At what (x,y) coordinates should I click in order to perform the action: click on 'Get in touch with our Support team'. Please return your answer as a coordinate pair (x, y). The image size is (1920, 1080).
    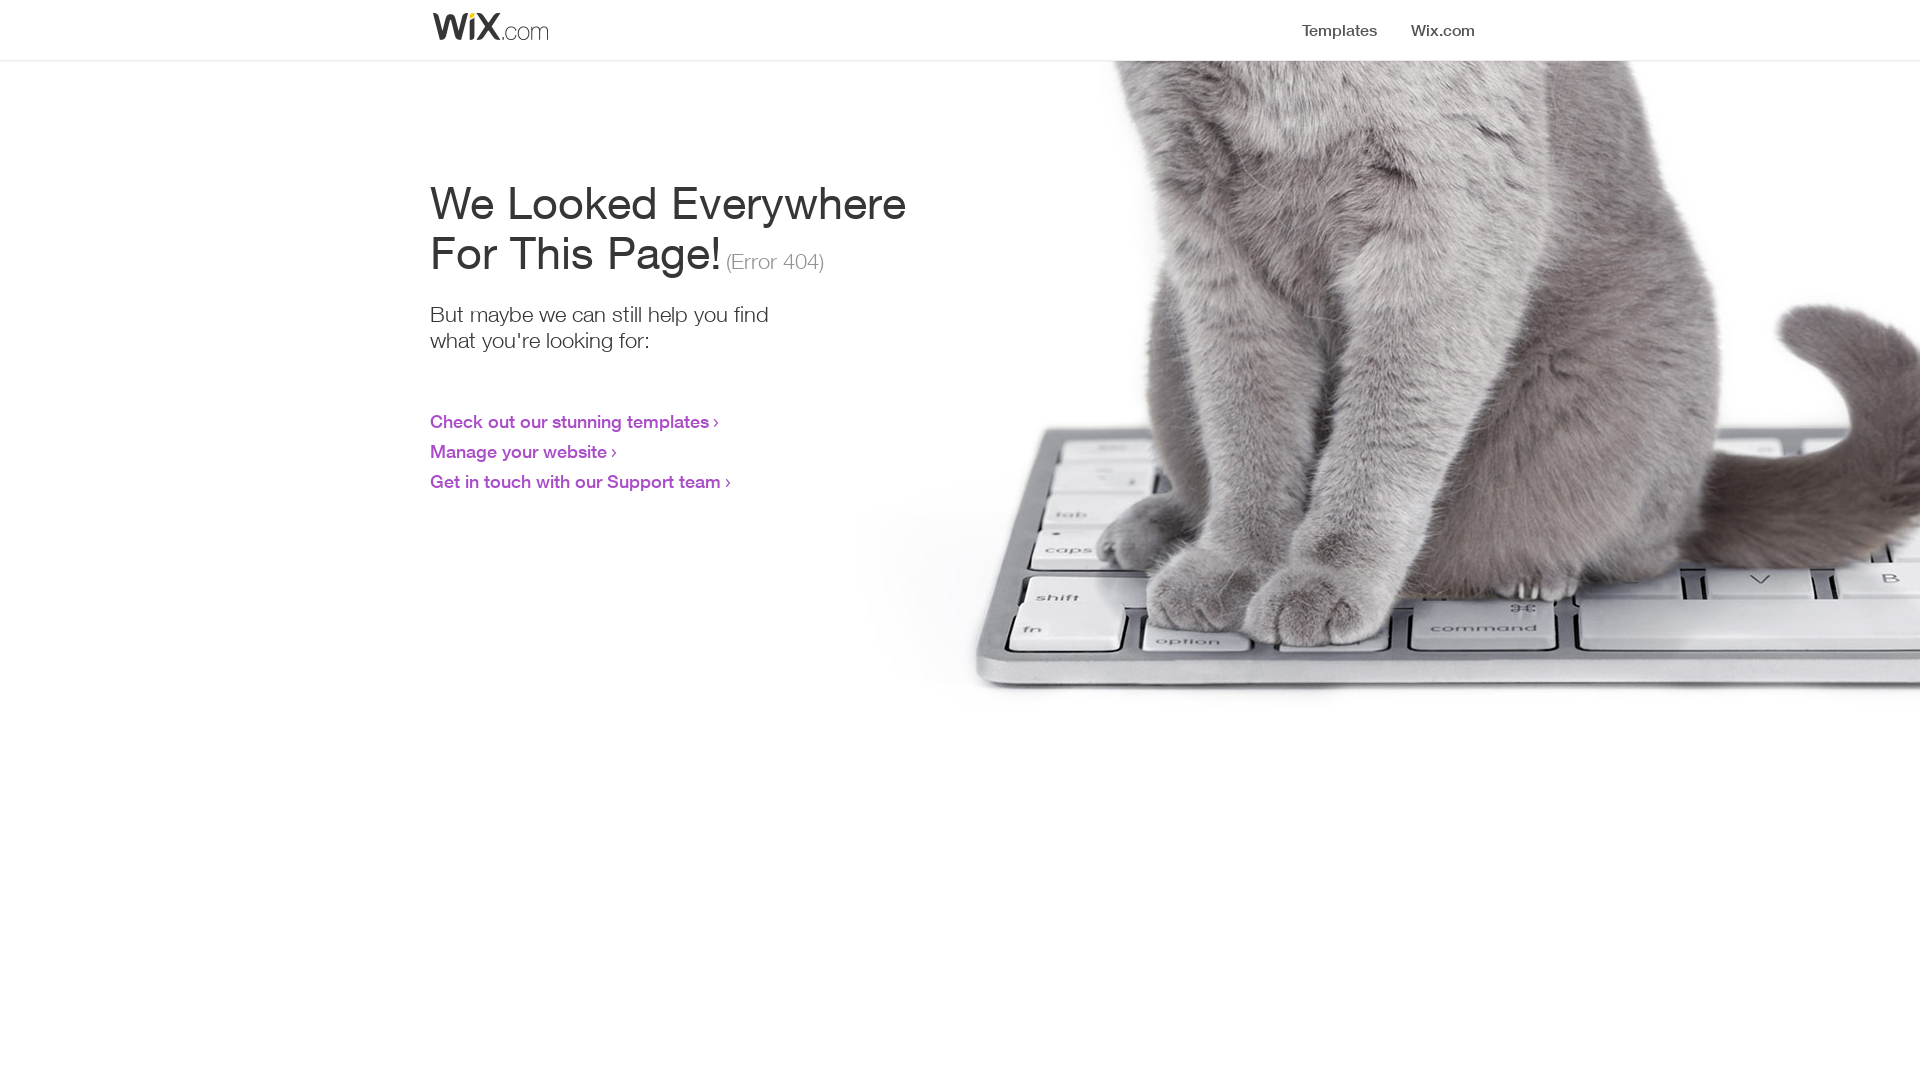
    Looking at the image, I should click on (574, 481).